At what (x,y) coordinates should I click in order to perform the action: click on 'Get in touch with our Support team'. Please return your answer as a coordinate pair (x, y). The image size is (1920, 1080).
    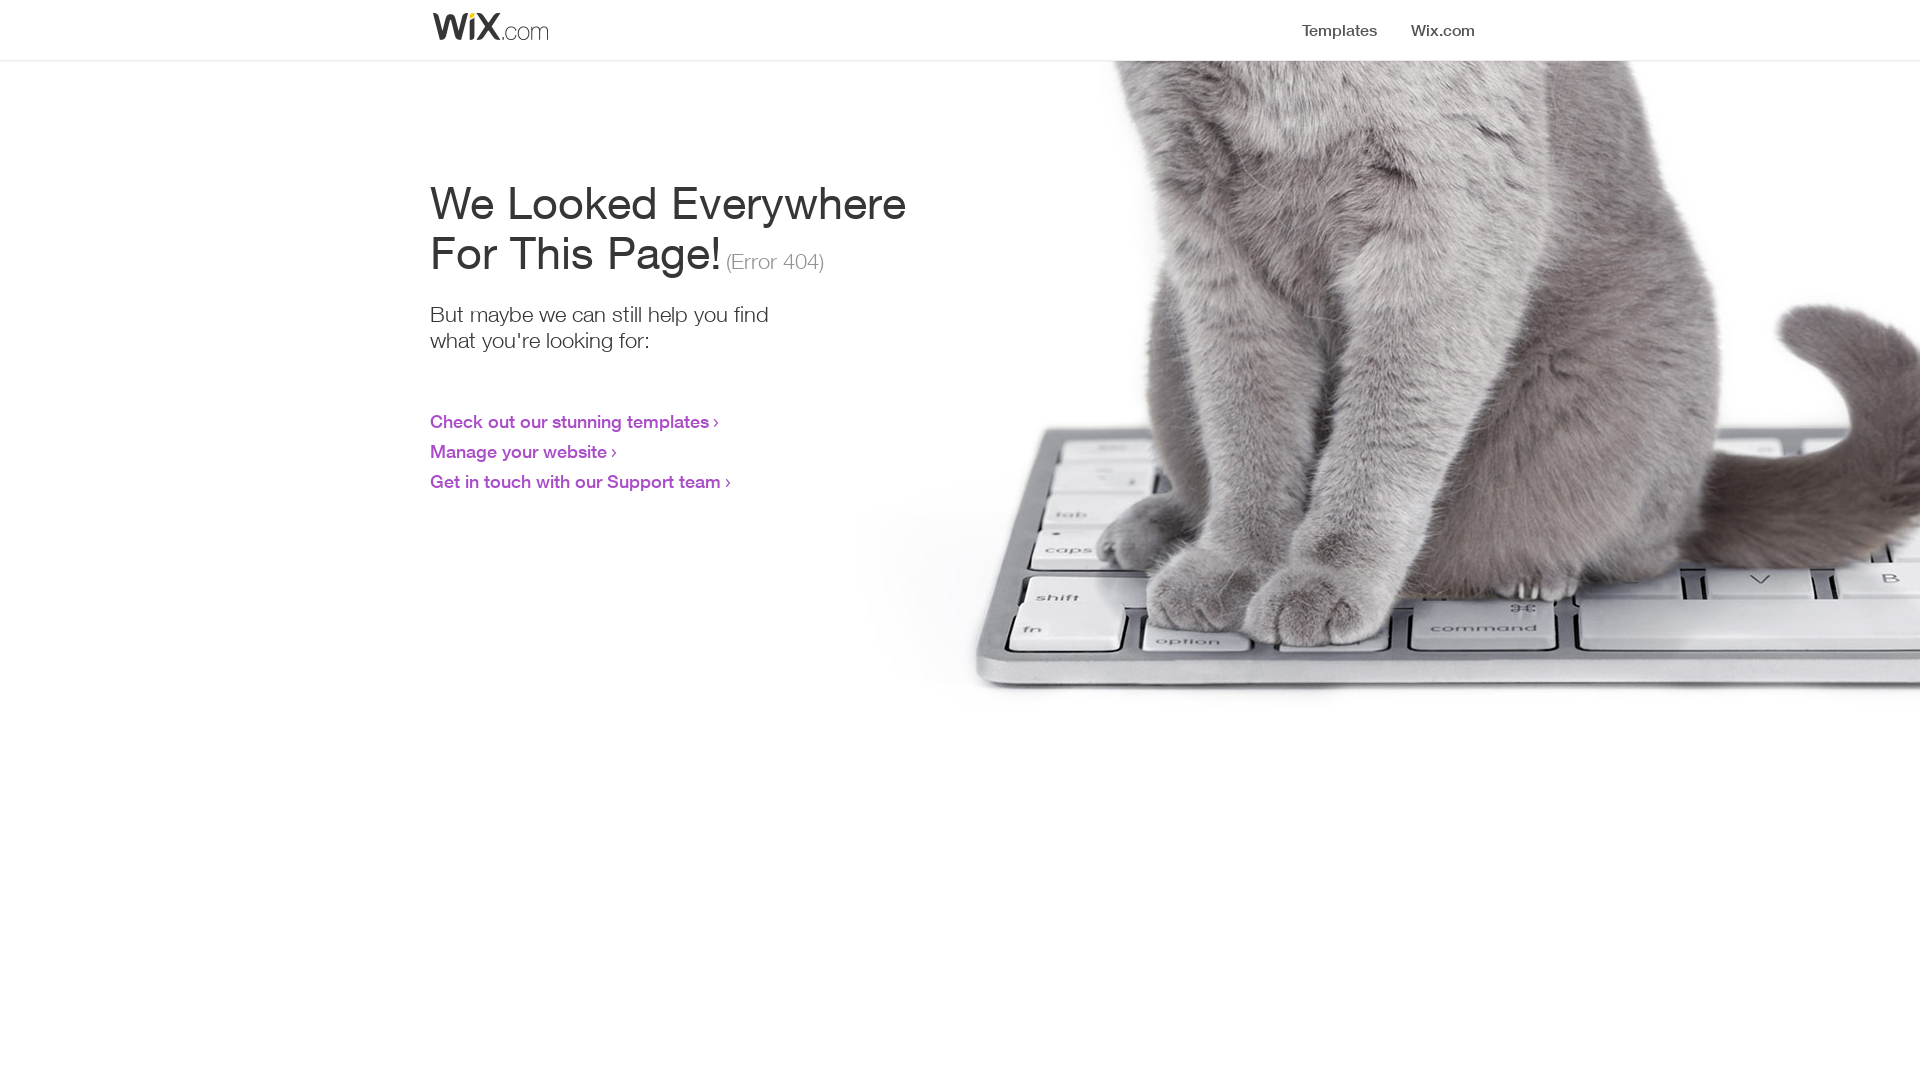
    Looking at the image, I should click on (574, 481).